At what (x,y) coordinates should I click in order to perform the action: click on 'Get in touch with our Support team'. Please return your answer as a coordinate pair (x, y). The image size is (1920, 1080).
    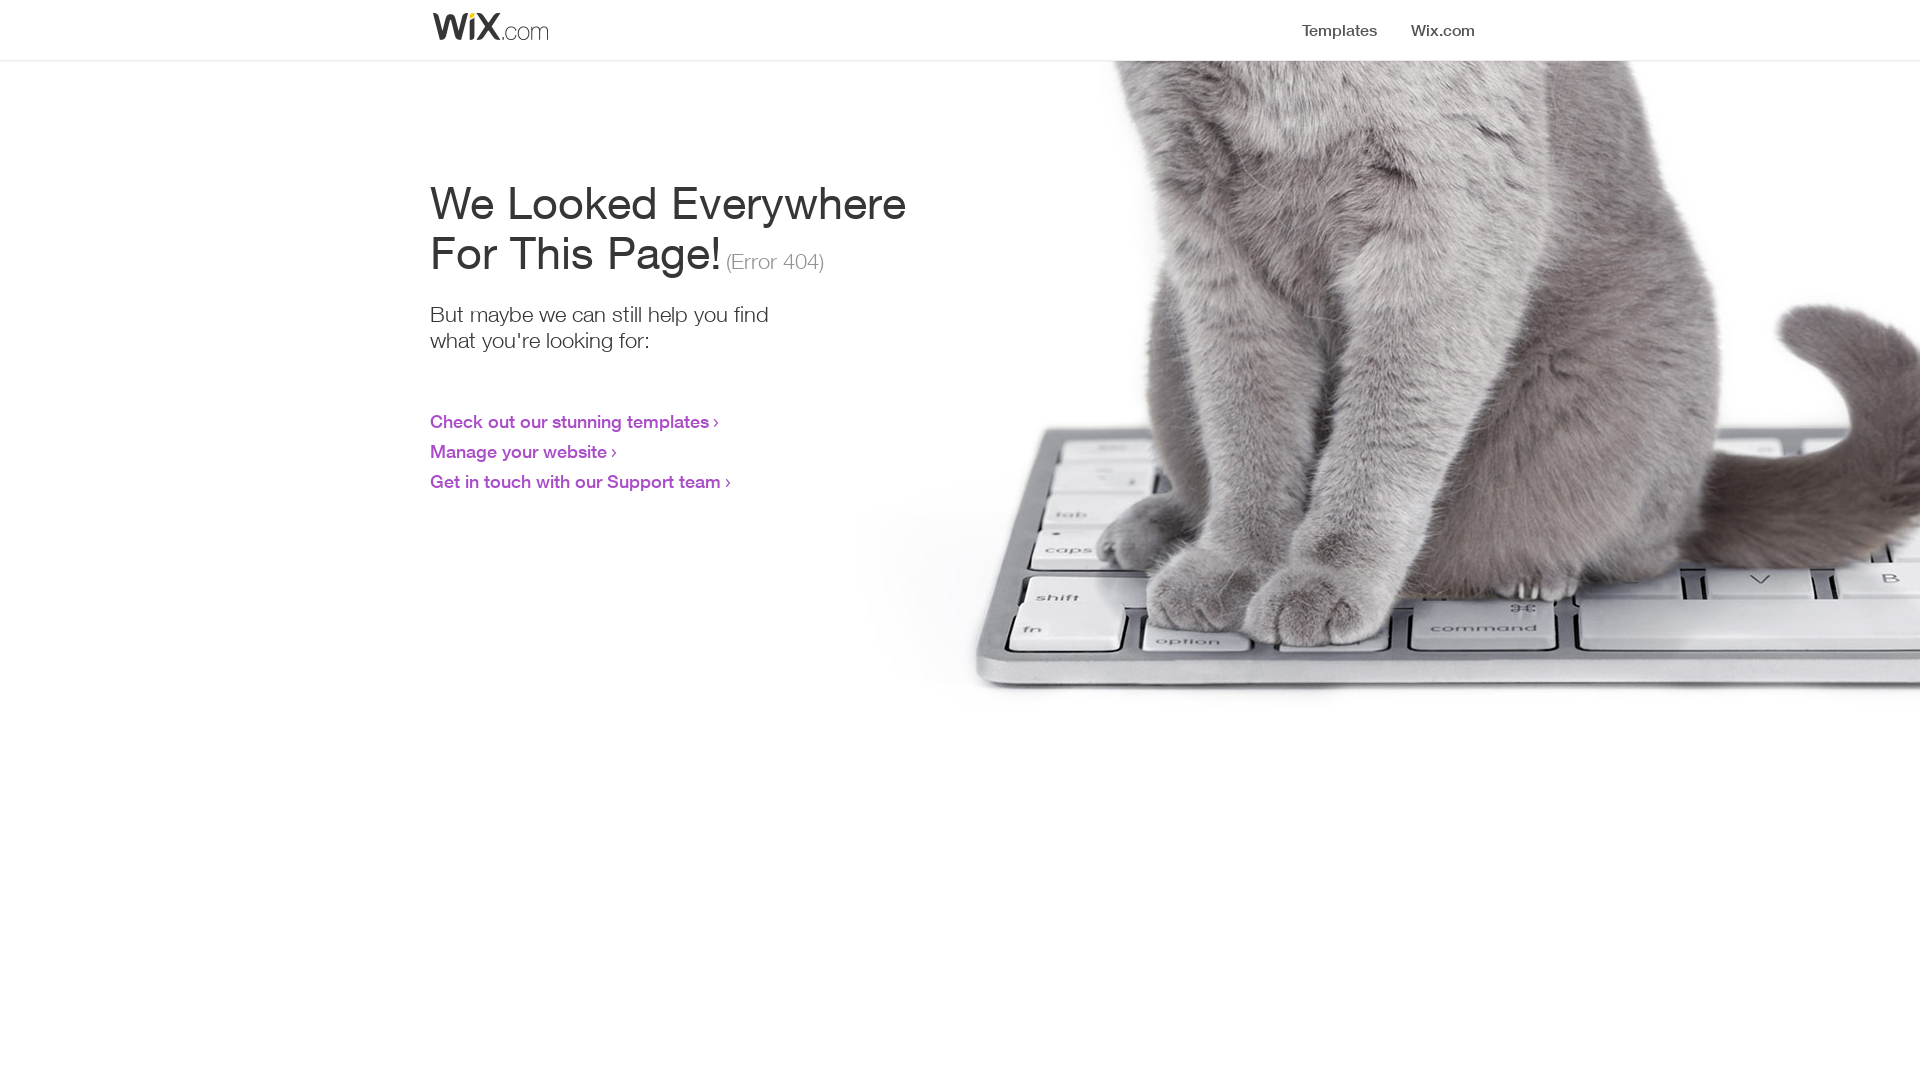
    Looking at the image, I should click on (574, 481).